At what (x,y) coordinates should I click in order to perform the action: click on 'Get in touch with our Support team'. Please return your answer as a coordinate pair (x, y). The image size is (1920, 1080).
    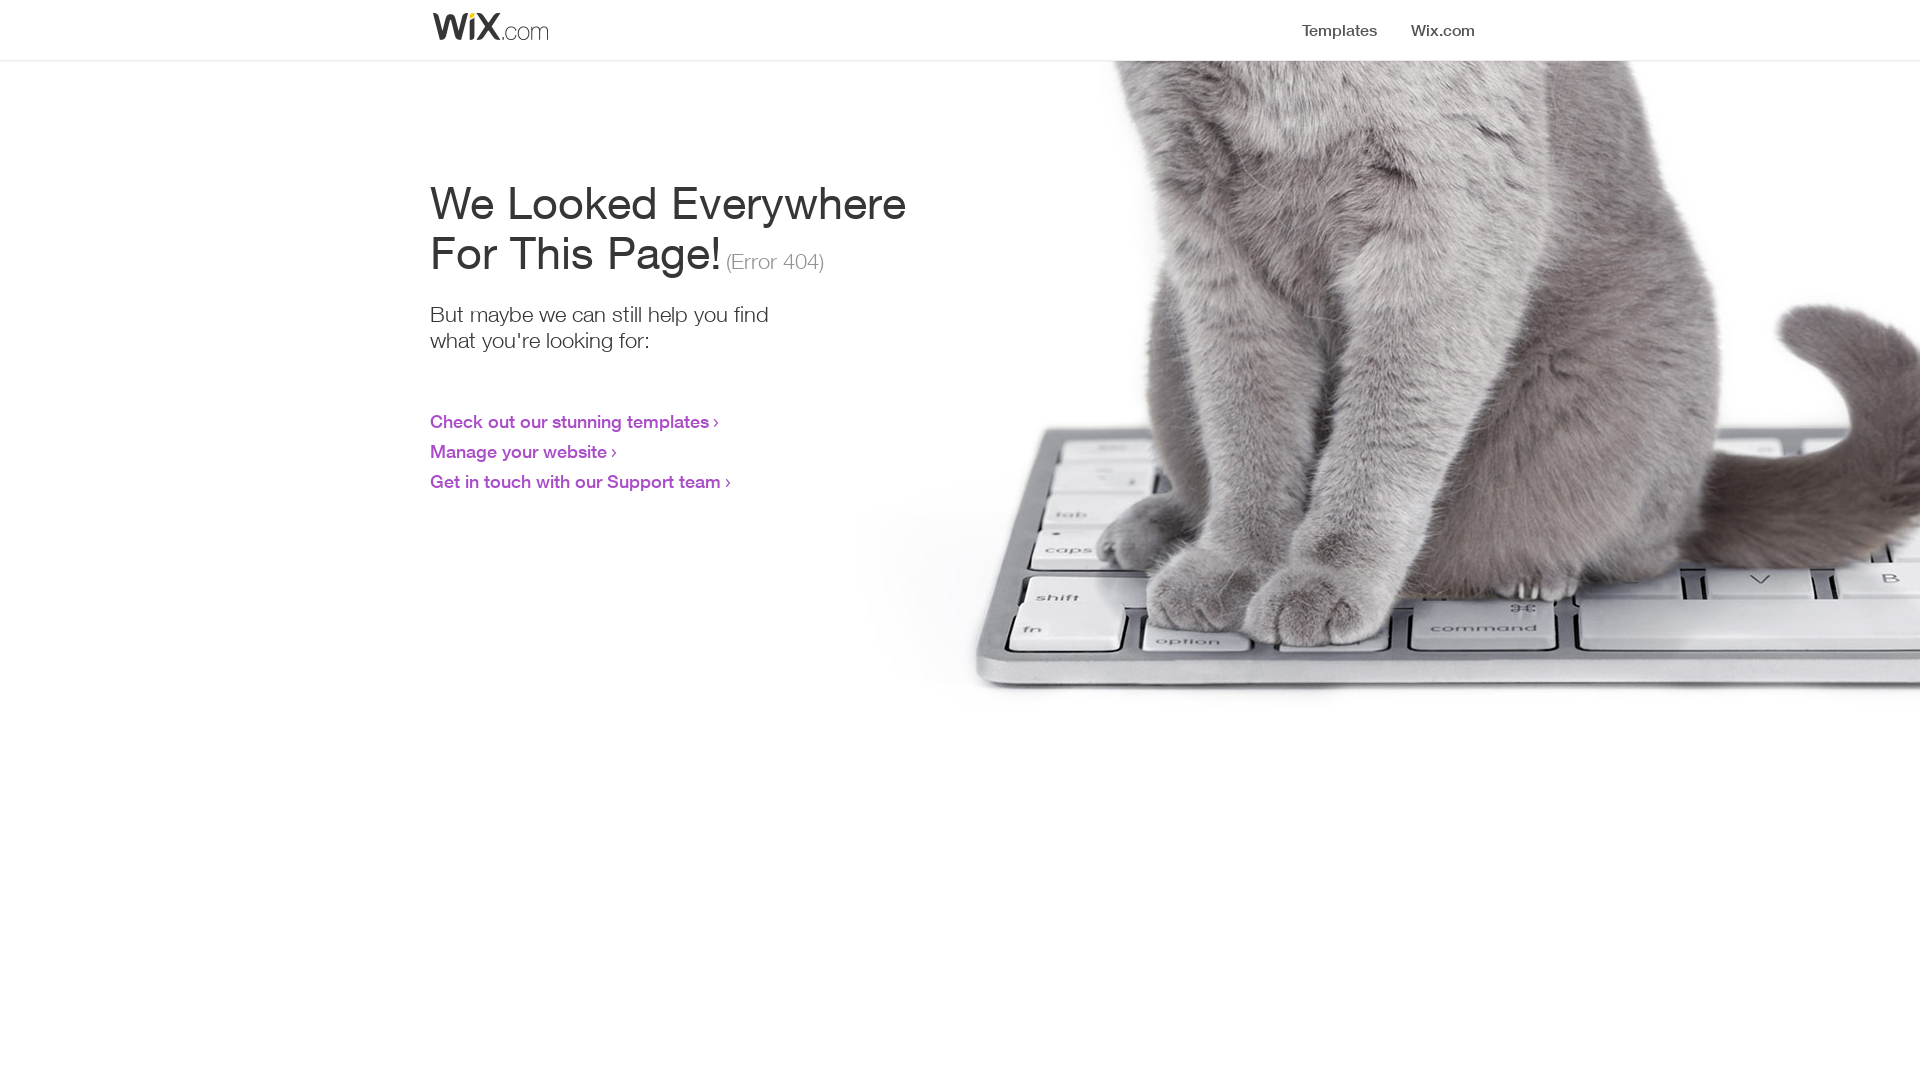
    Looking at the image, I should click on (574, 481).